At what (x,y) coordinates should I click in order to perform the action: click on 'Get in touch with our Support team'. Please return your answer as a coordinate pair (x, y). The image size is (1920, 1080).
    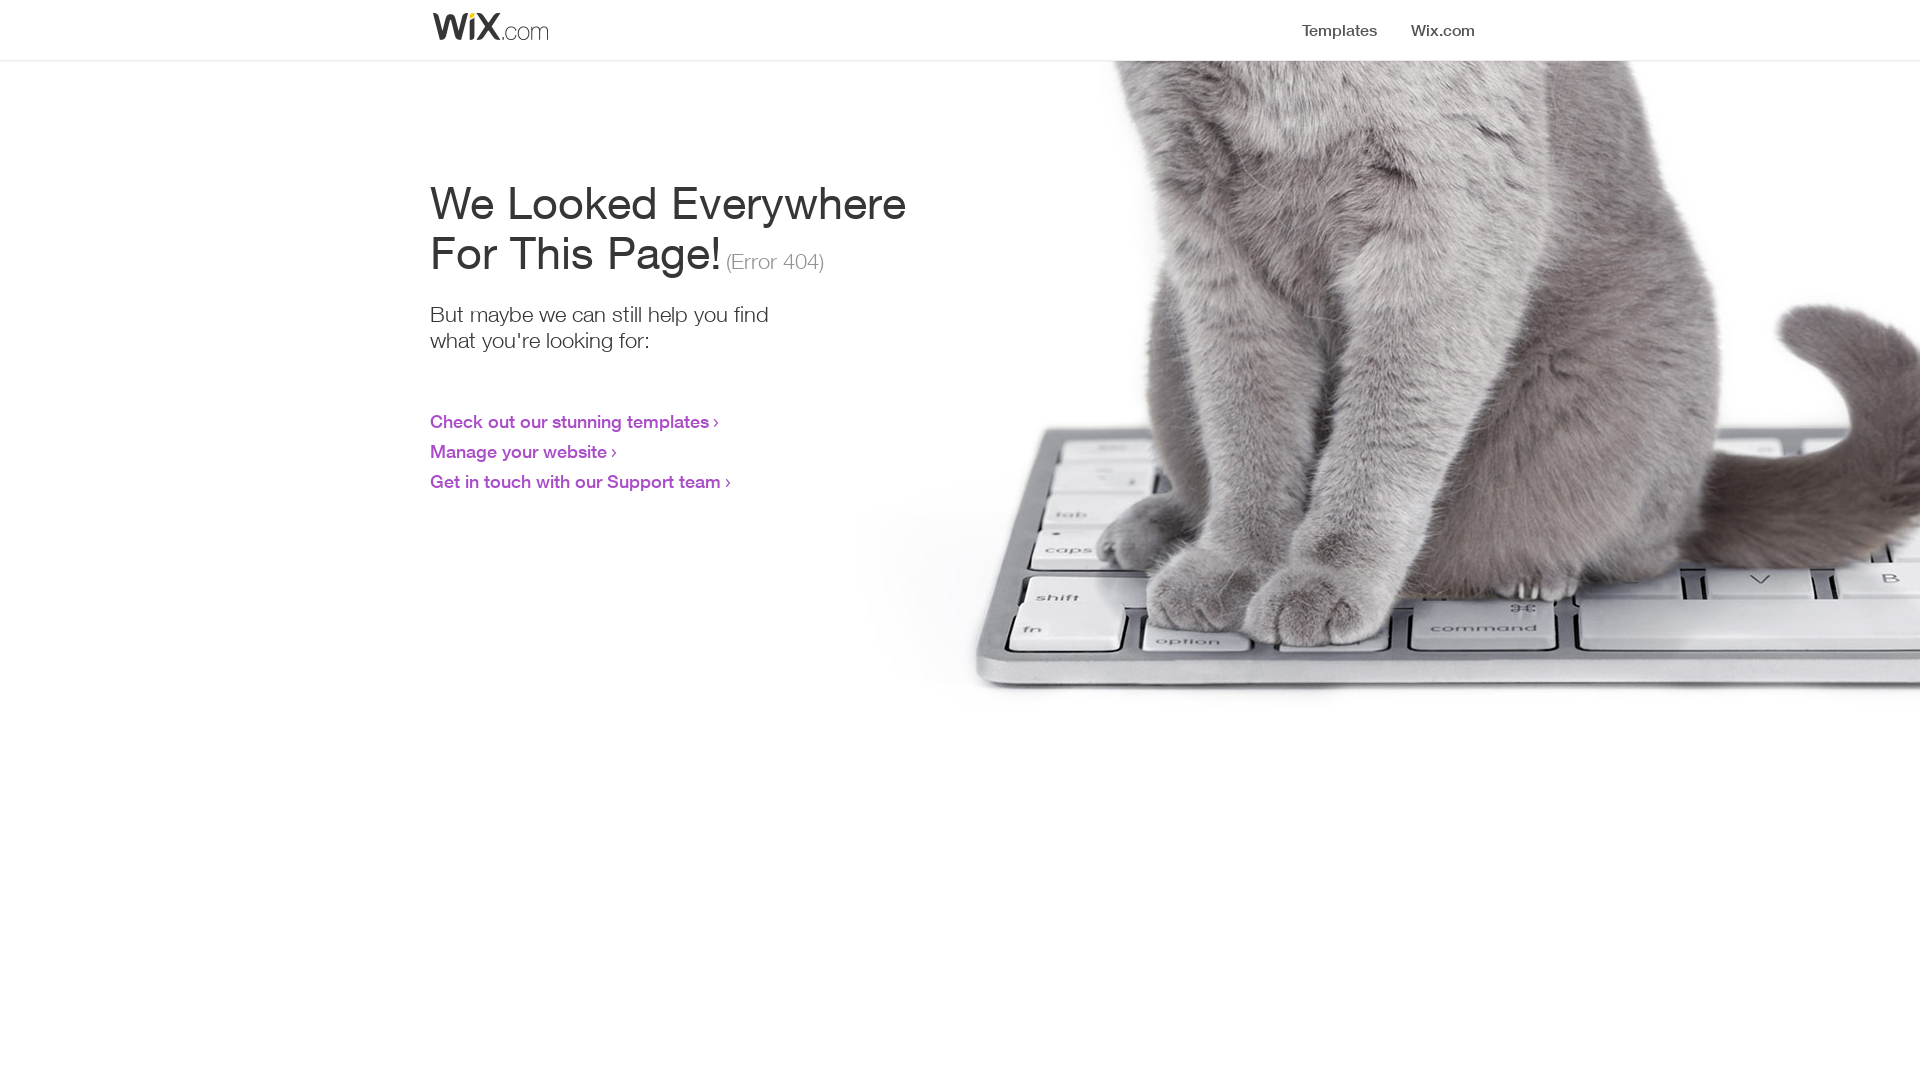
    Looking at the image, I should click on (574, 481).